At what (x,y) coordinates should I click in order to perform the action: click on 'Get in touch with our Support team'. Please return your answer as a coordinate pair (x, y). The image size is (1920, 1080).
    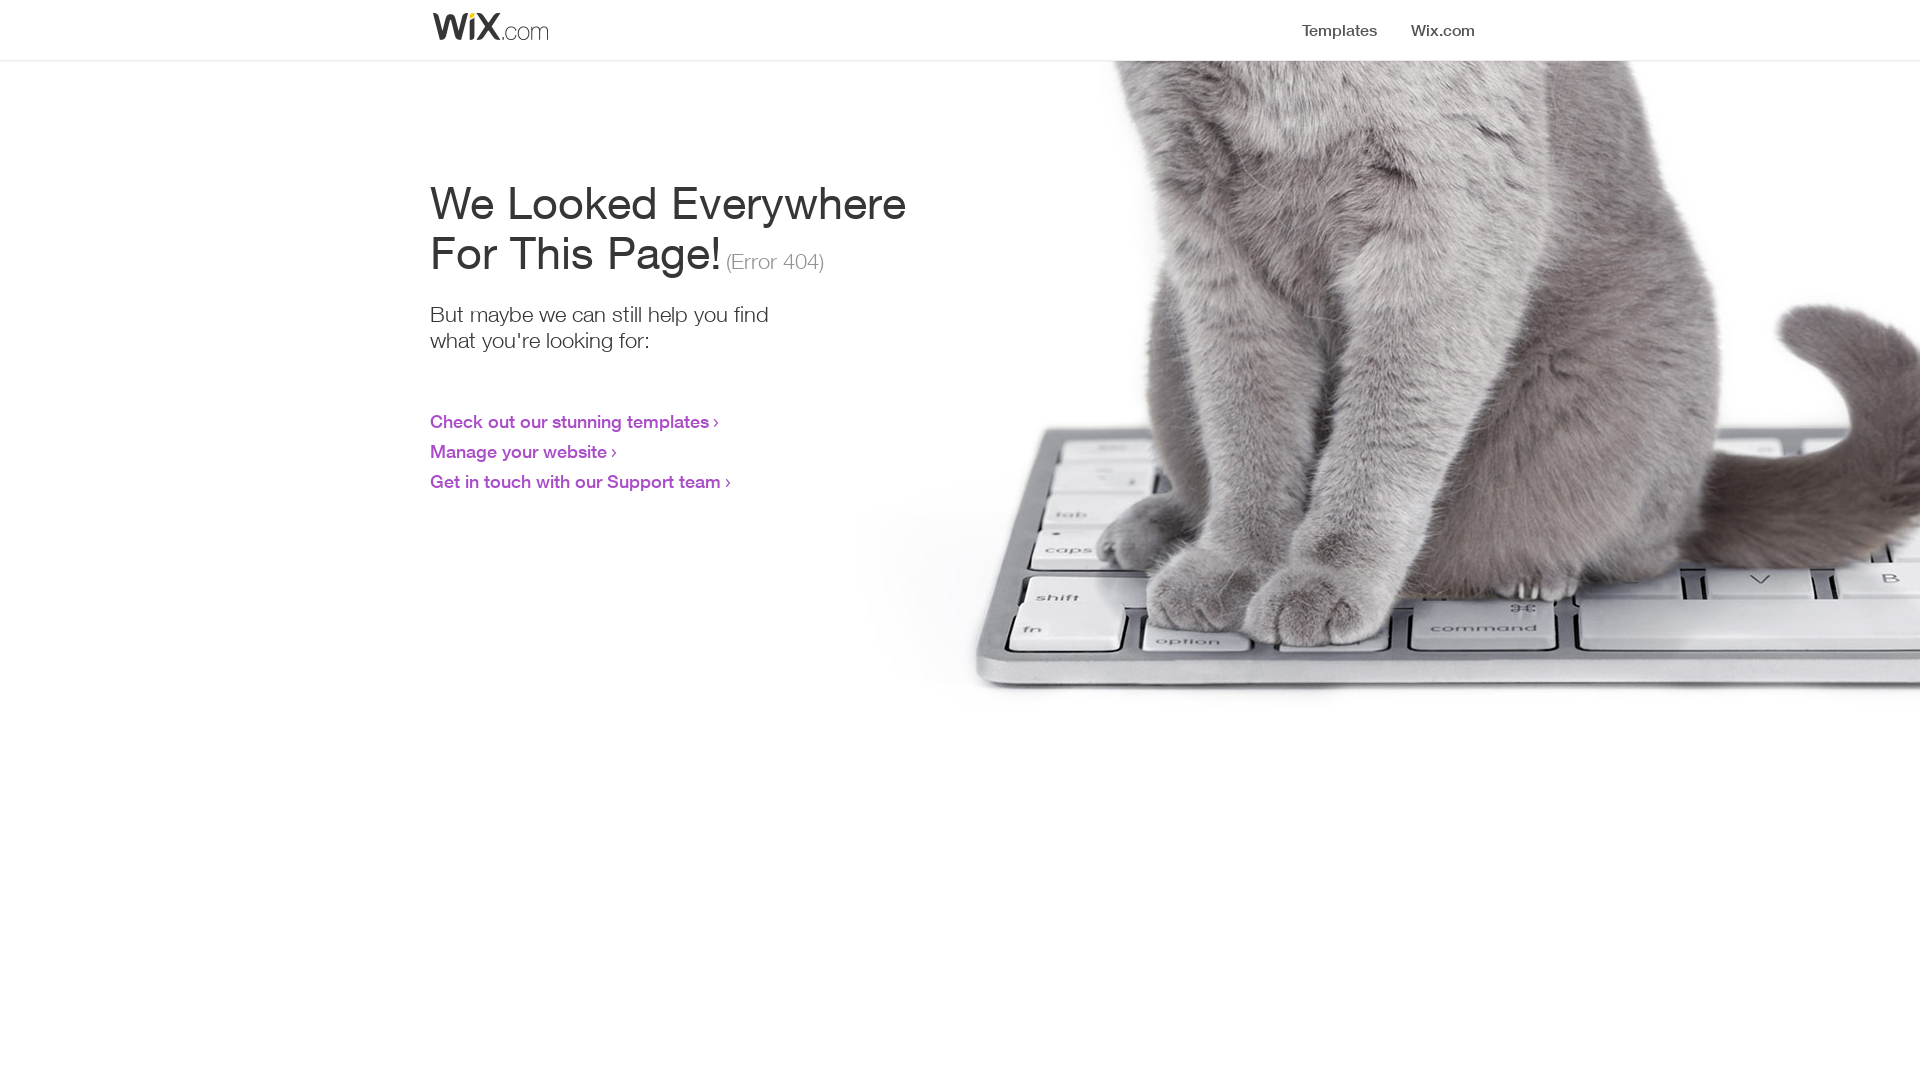
    Looking at the image, I should click on (574, 481).